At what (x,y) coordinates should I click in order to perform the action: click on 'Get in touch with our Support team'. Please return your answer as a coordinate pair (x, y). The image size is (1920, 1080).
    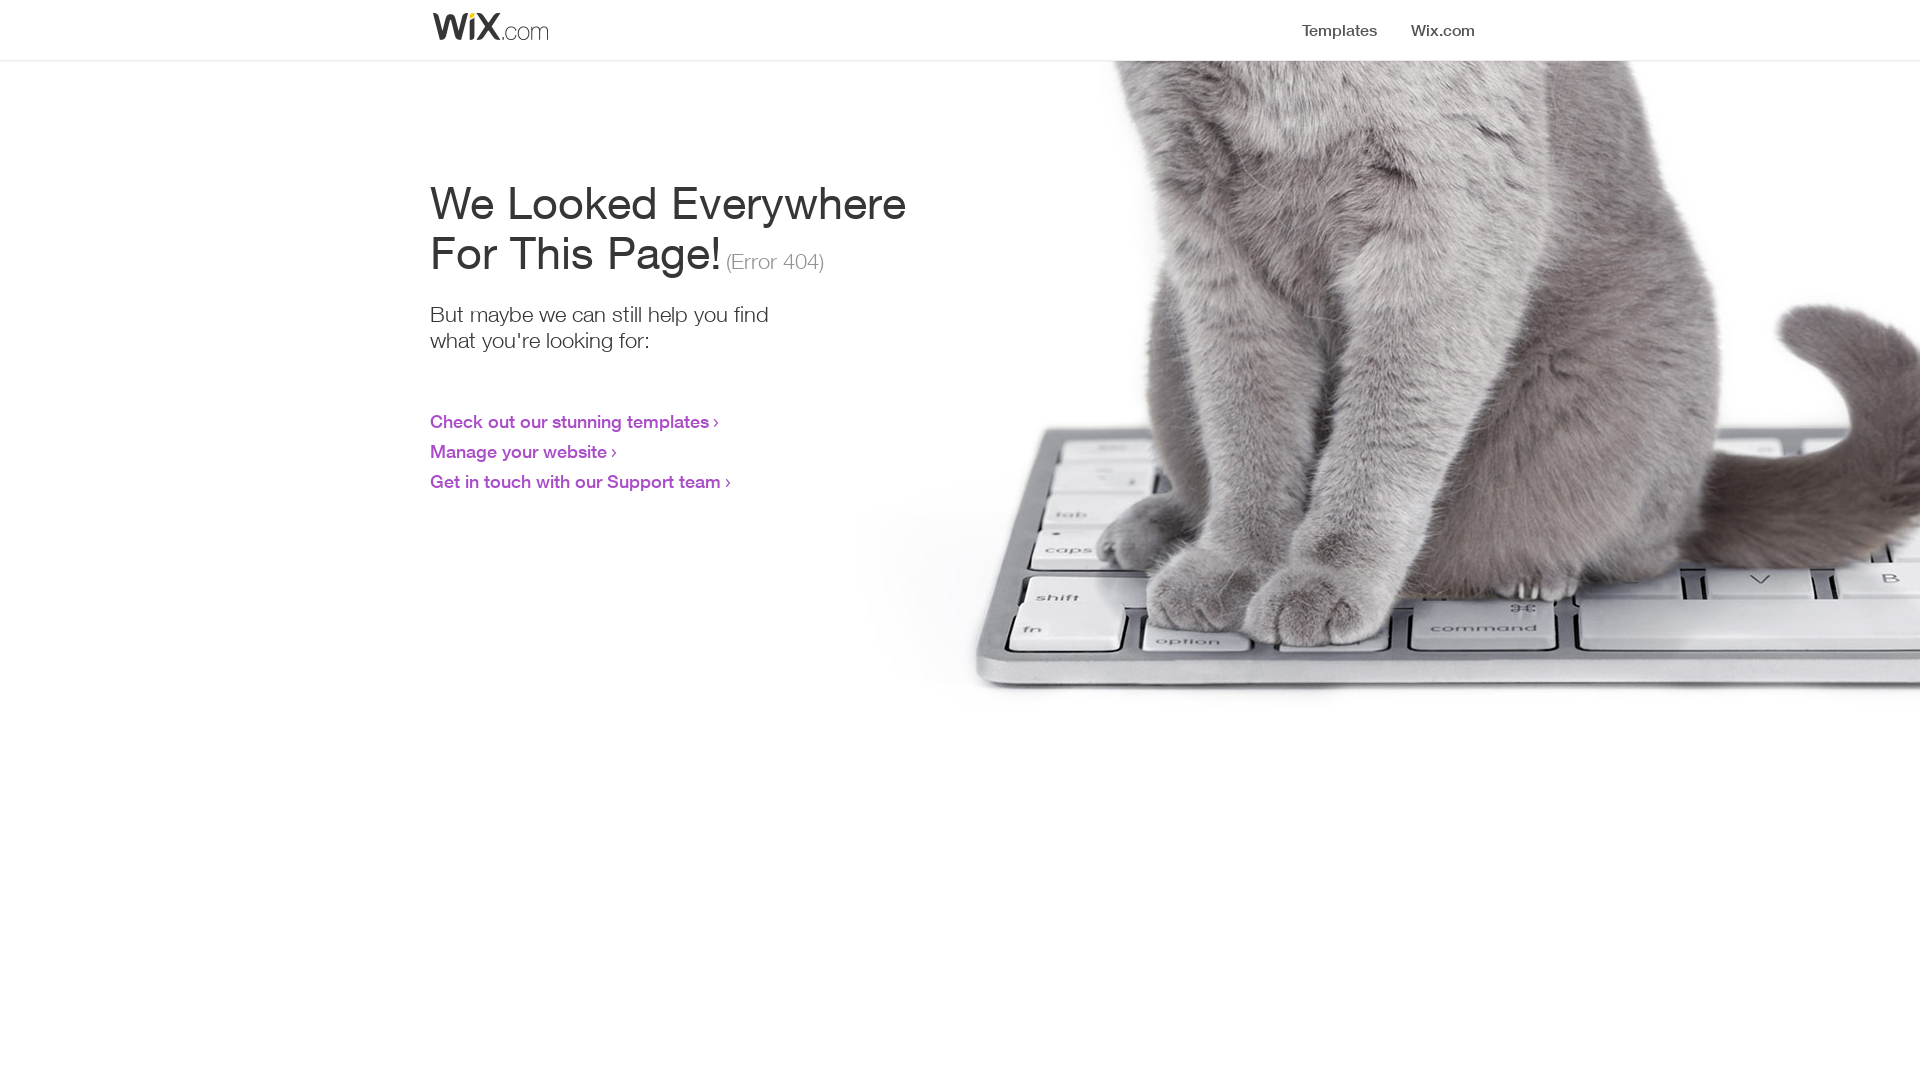
    Looking at the image, I should click on (574, 481).